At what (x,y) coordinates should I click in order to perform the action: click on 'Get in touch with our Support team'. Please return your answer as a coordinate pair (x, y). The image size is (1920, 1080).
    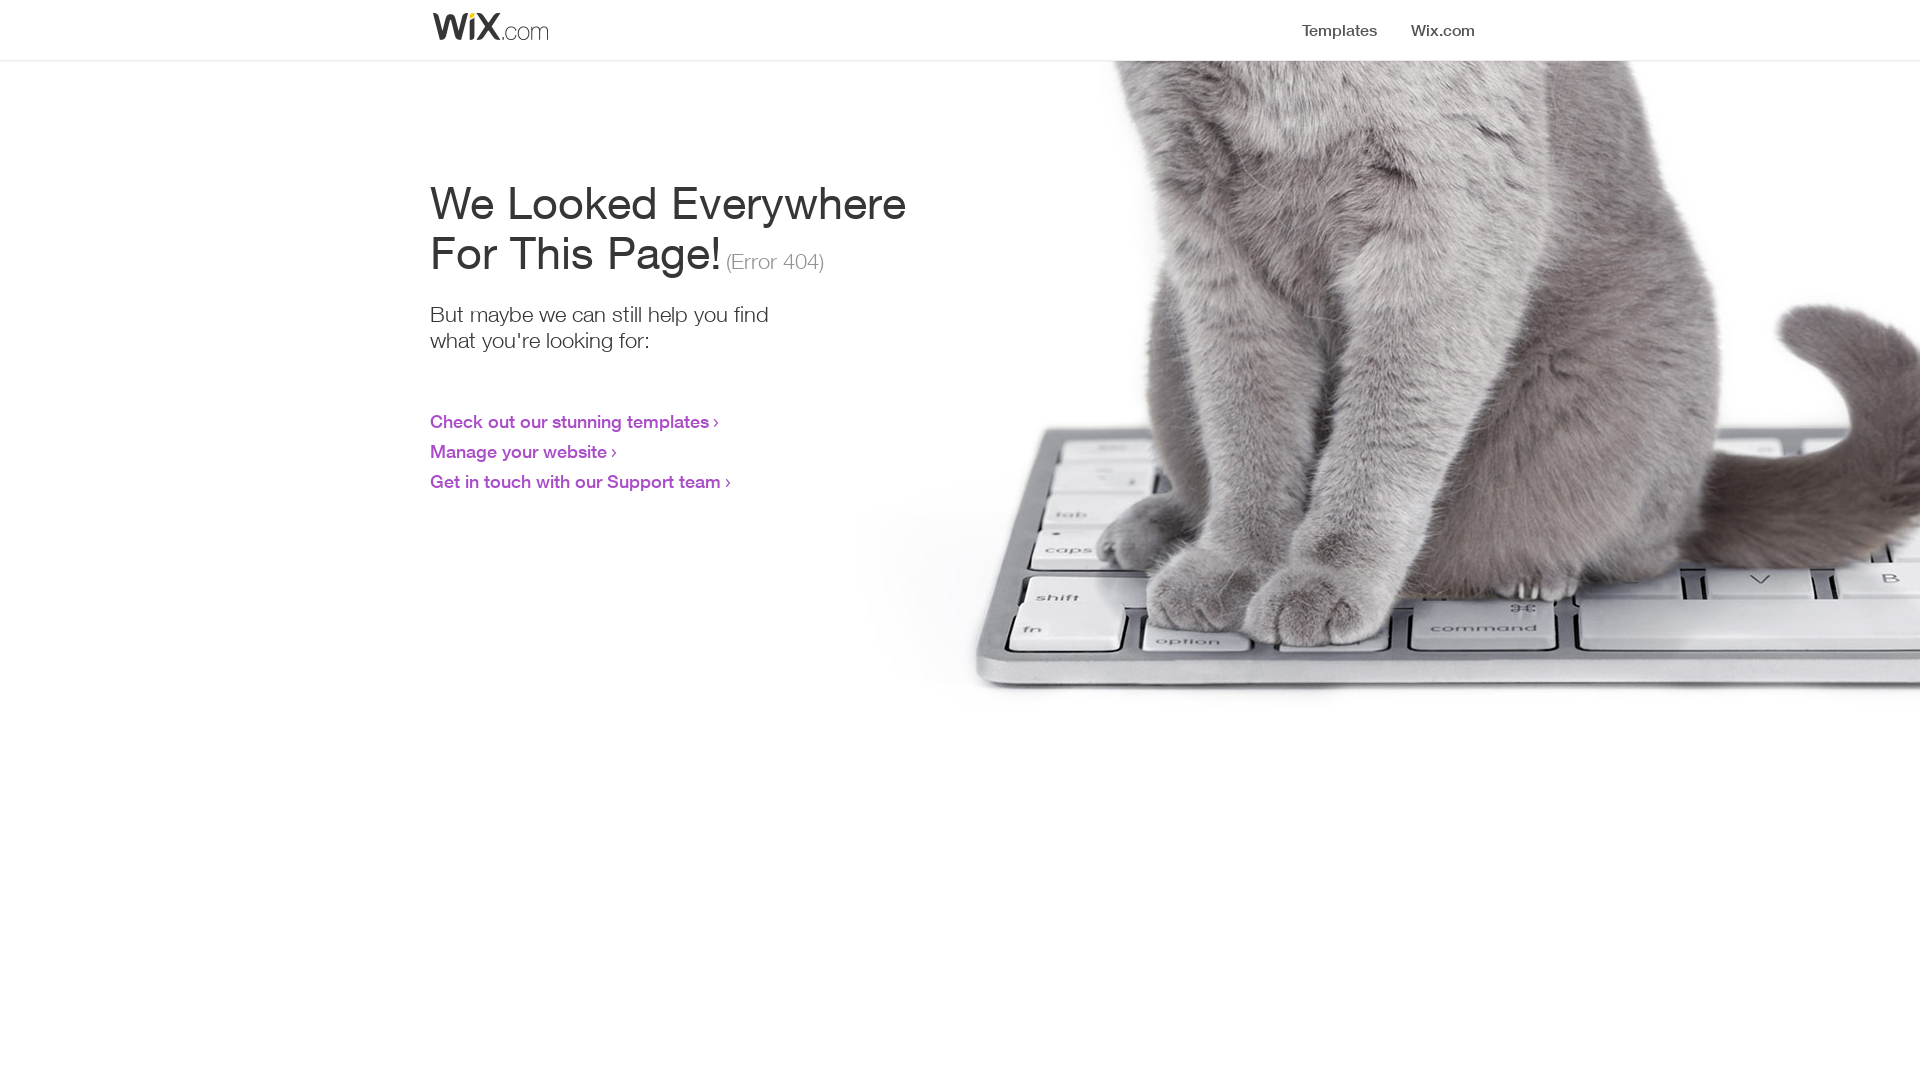
    Looking at the image, I should click on (574, 481).